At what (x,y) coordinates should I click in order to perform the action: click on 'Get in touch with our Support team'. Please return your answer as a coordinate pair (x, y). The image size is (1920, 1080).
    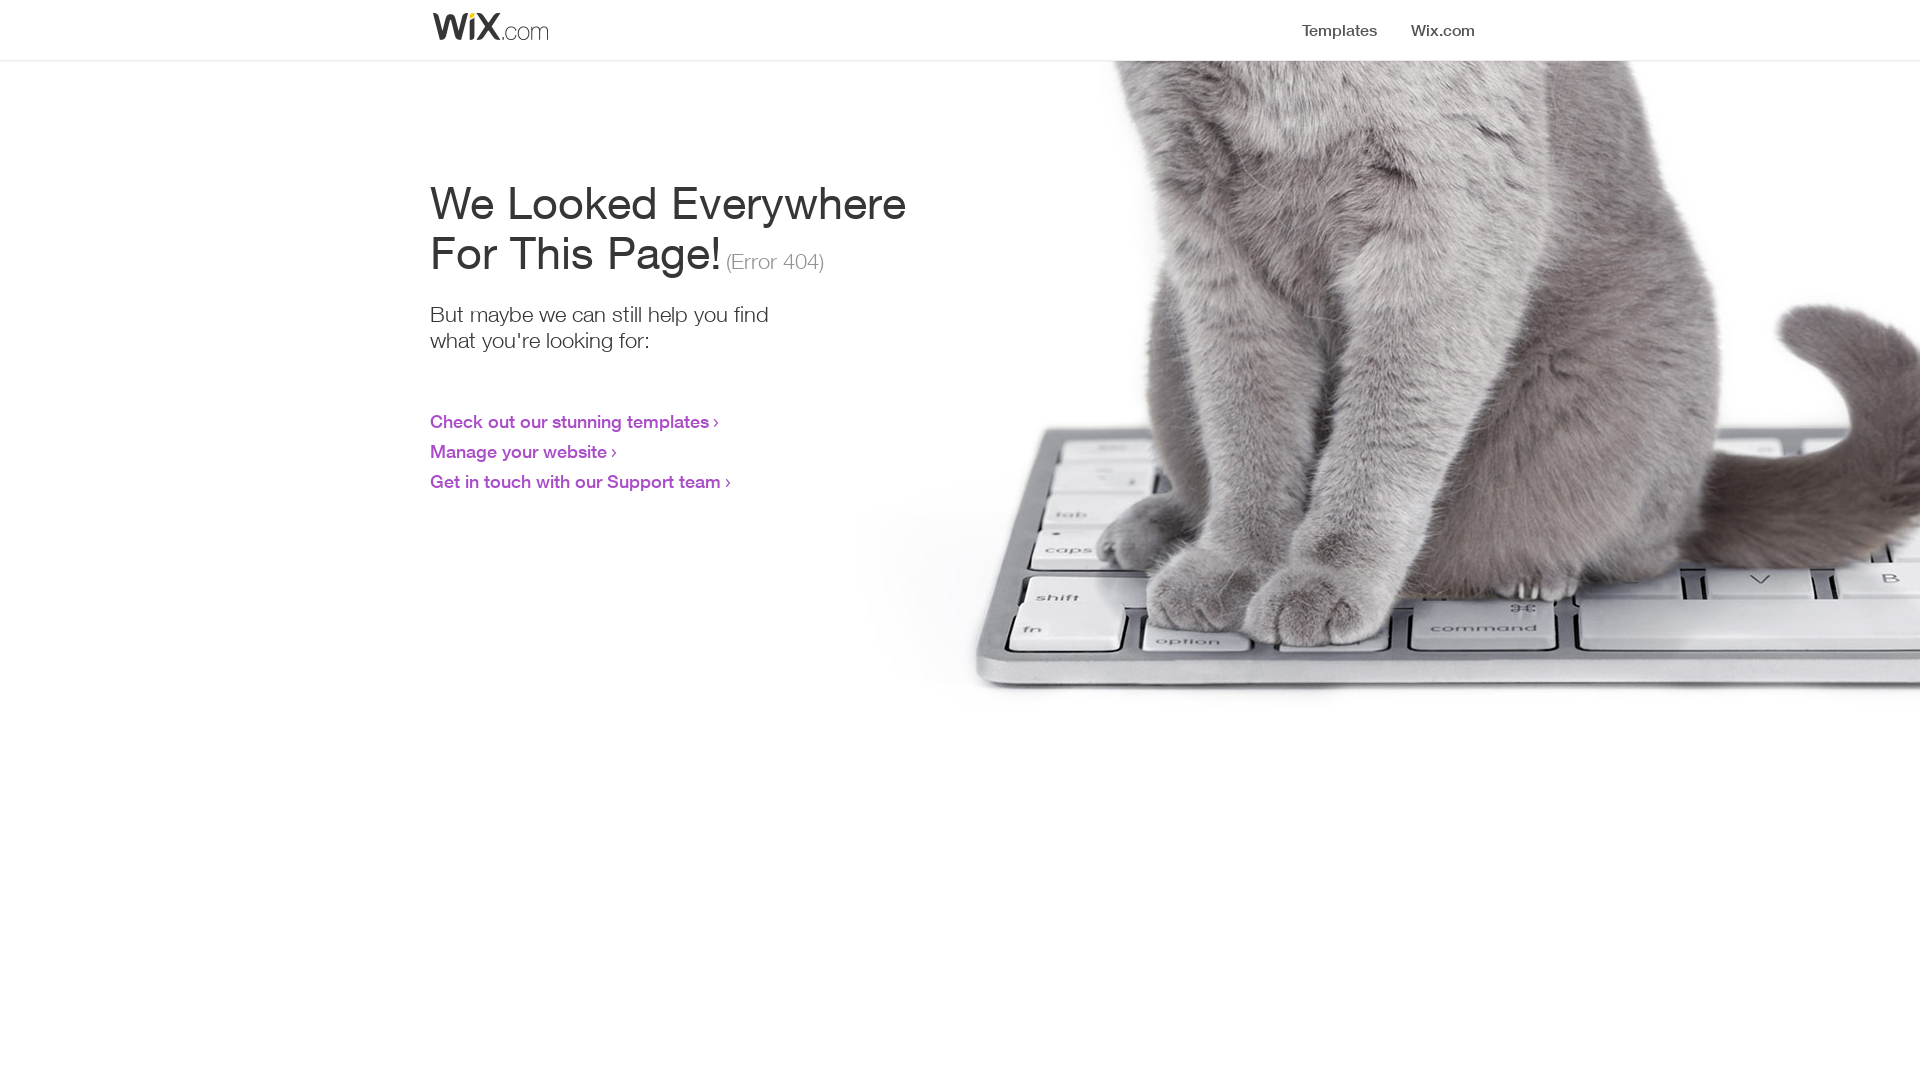
    Looking at the image, I should click on (574, 481).